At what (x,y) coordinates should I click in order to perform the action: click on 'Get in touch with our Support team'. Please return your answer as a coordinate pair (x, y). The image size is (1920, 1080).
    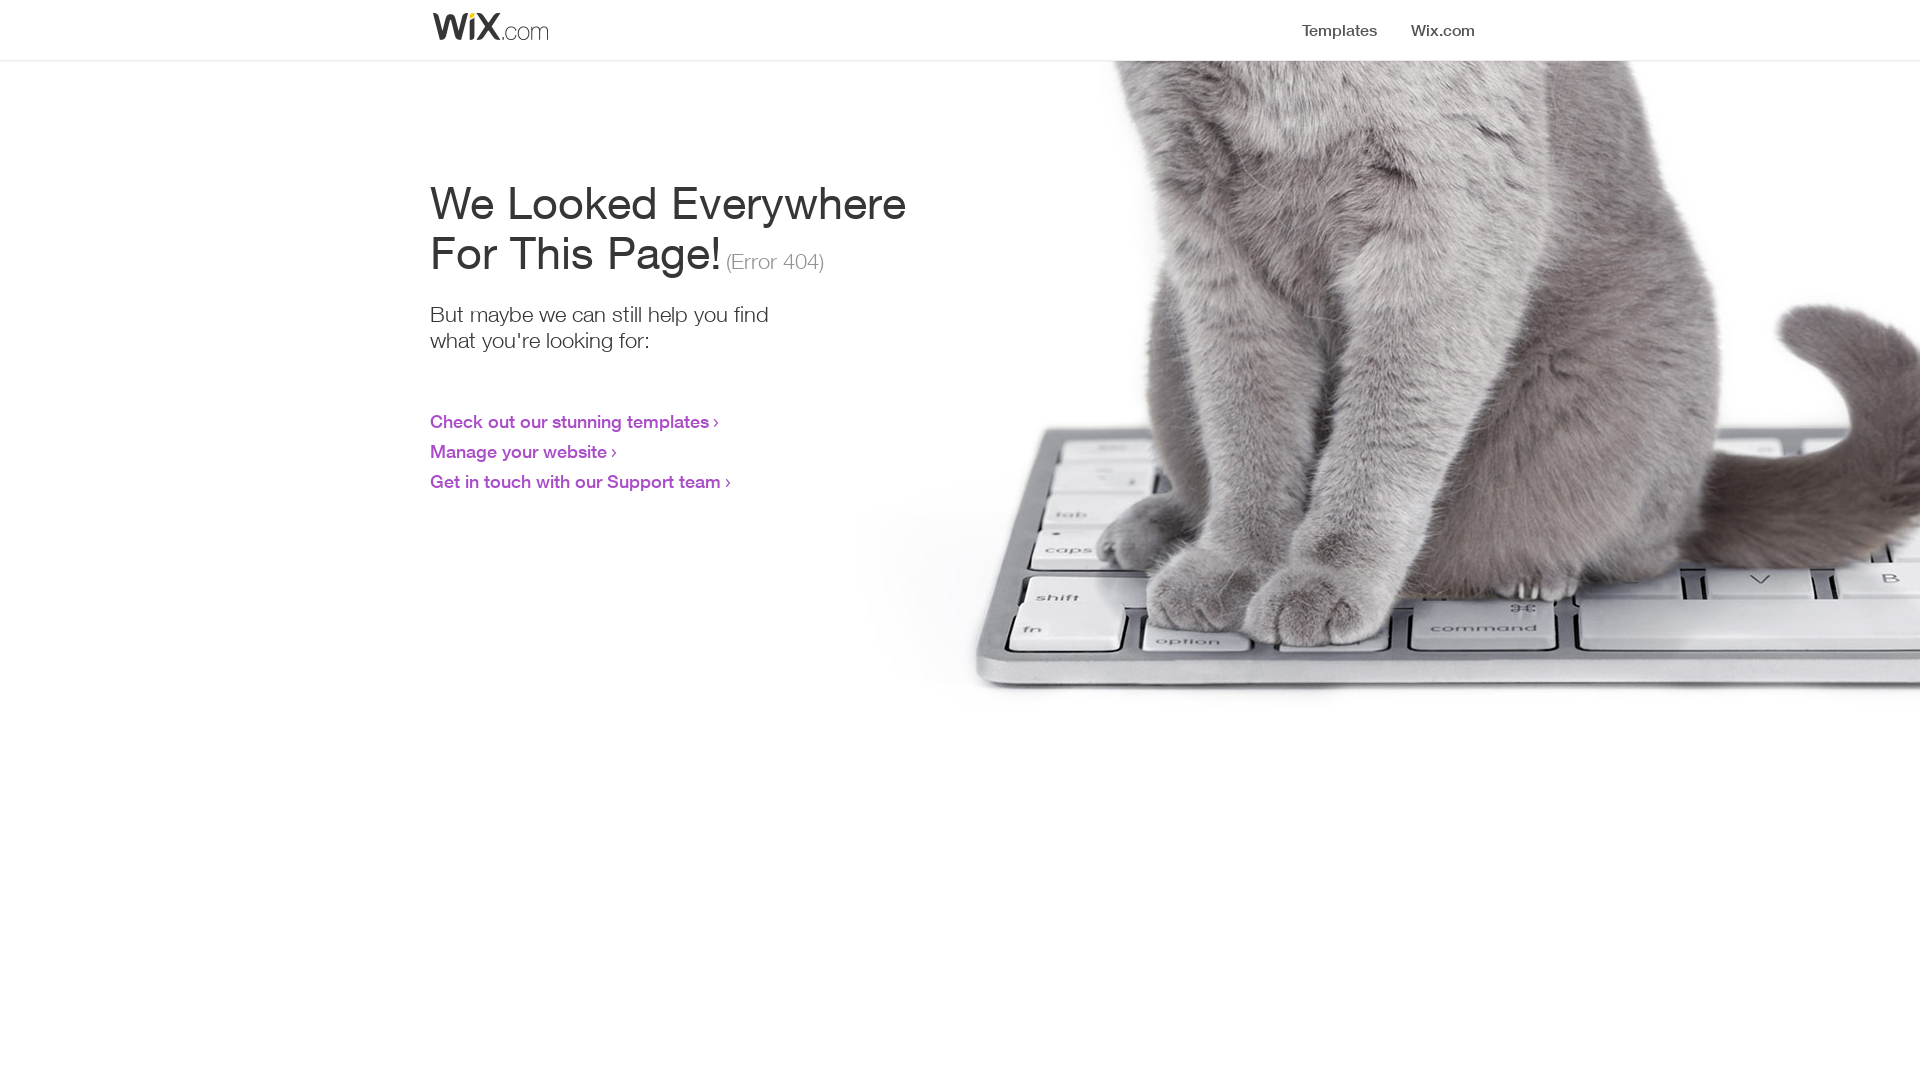
    Looking at the image, I should click on (574, 481).